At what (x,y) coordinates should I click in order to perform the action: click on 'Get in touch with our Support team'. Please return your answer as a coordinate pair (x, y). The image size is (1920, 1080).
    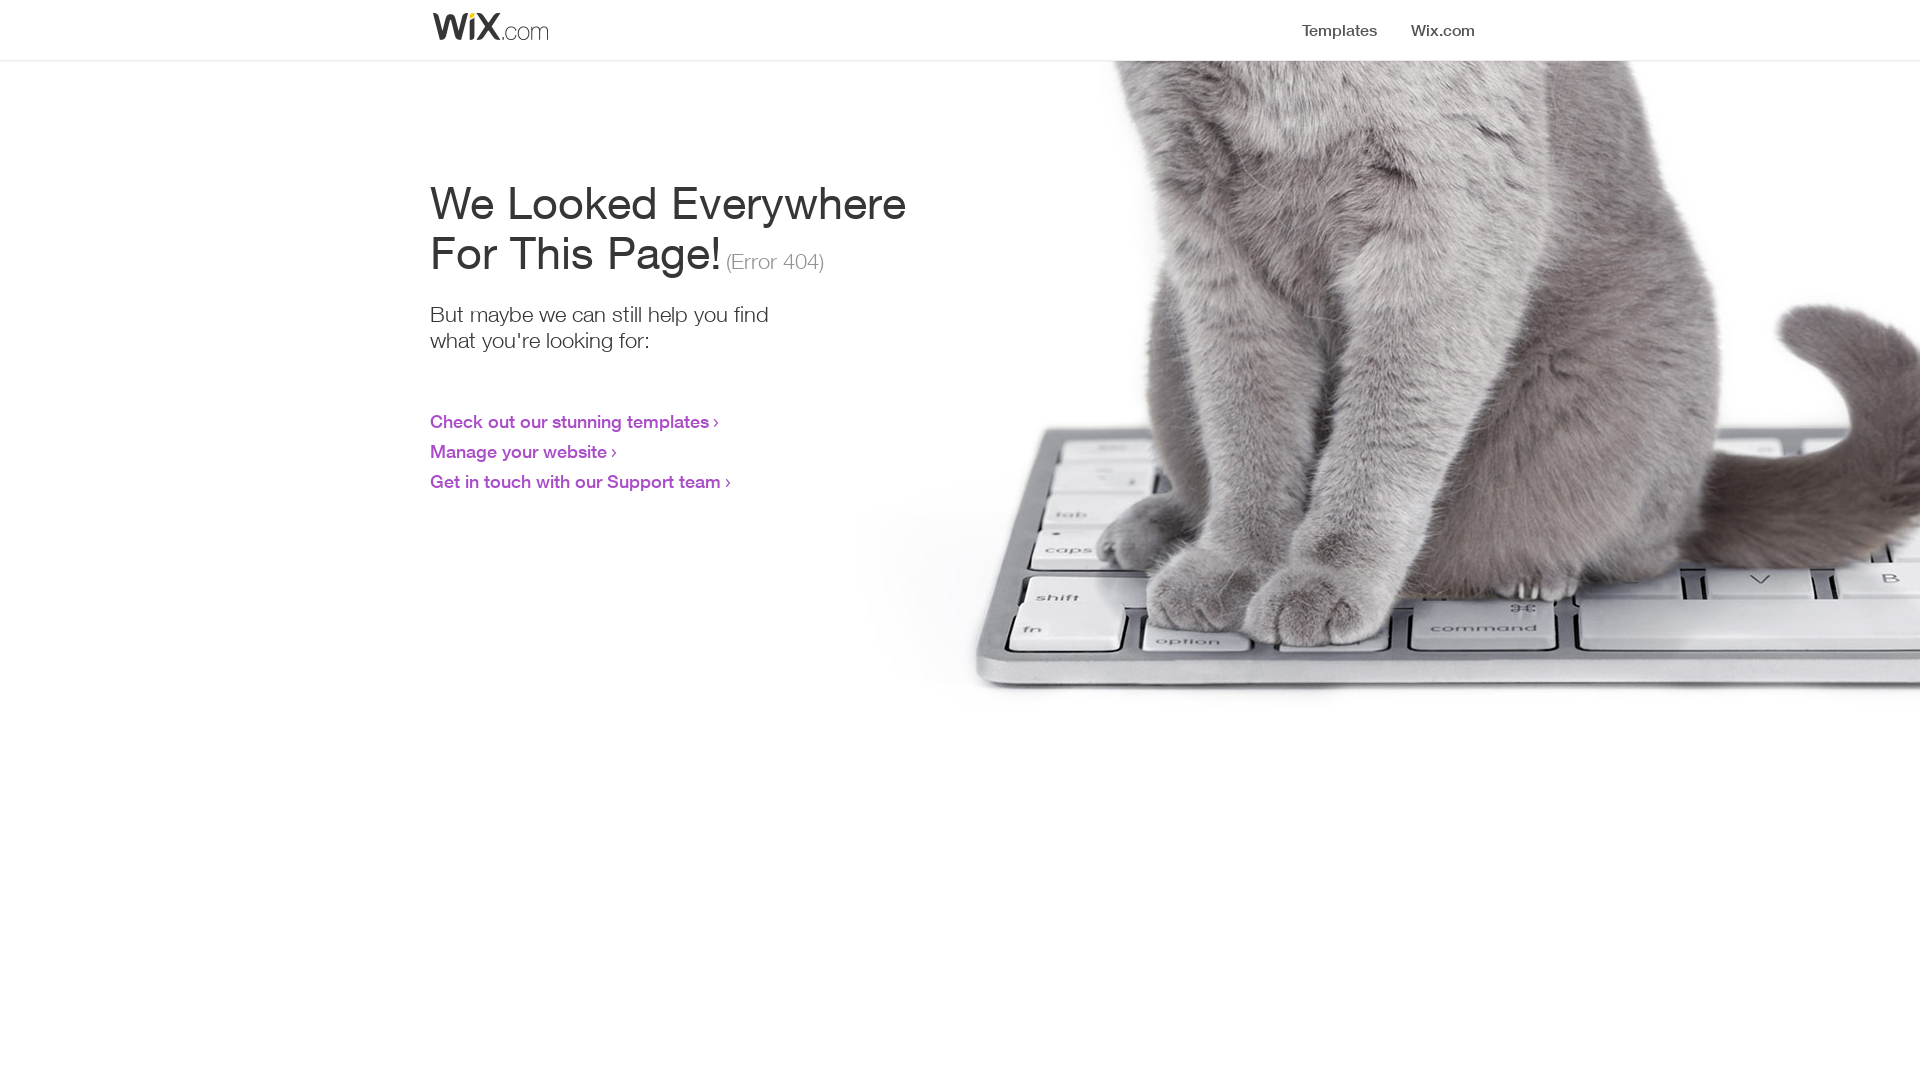
    Looking at the image, I should click on (574, 481).